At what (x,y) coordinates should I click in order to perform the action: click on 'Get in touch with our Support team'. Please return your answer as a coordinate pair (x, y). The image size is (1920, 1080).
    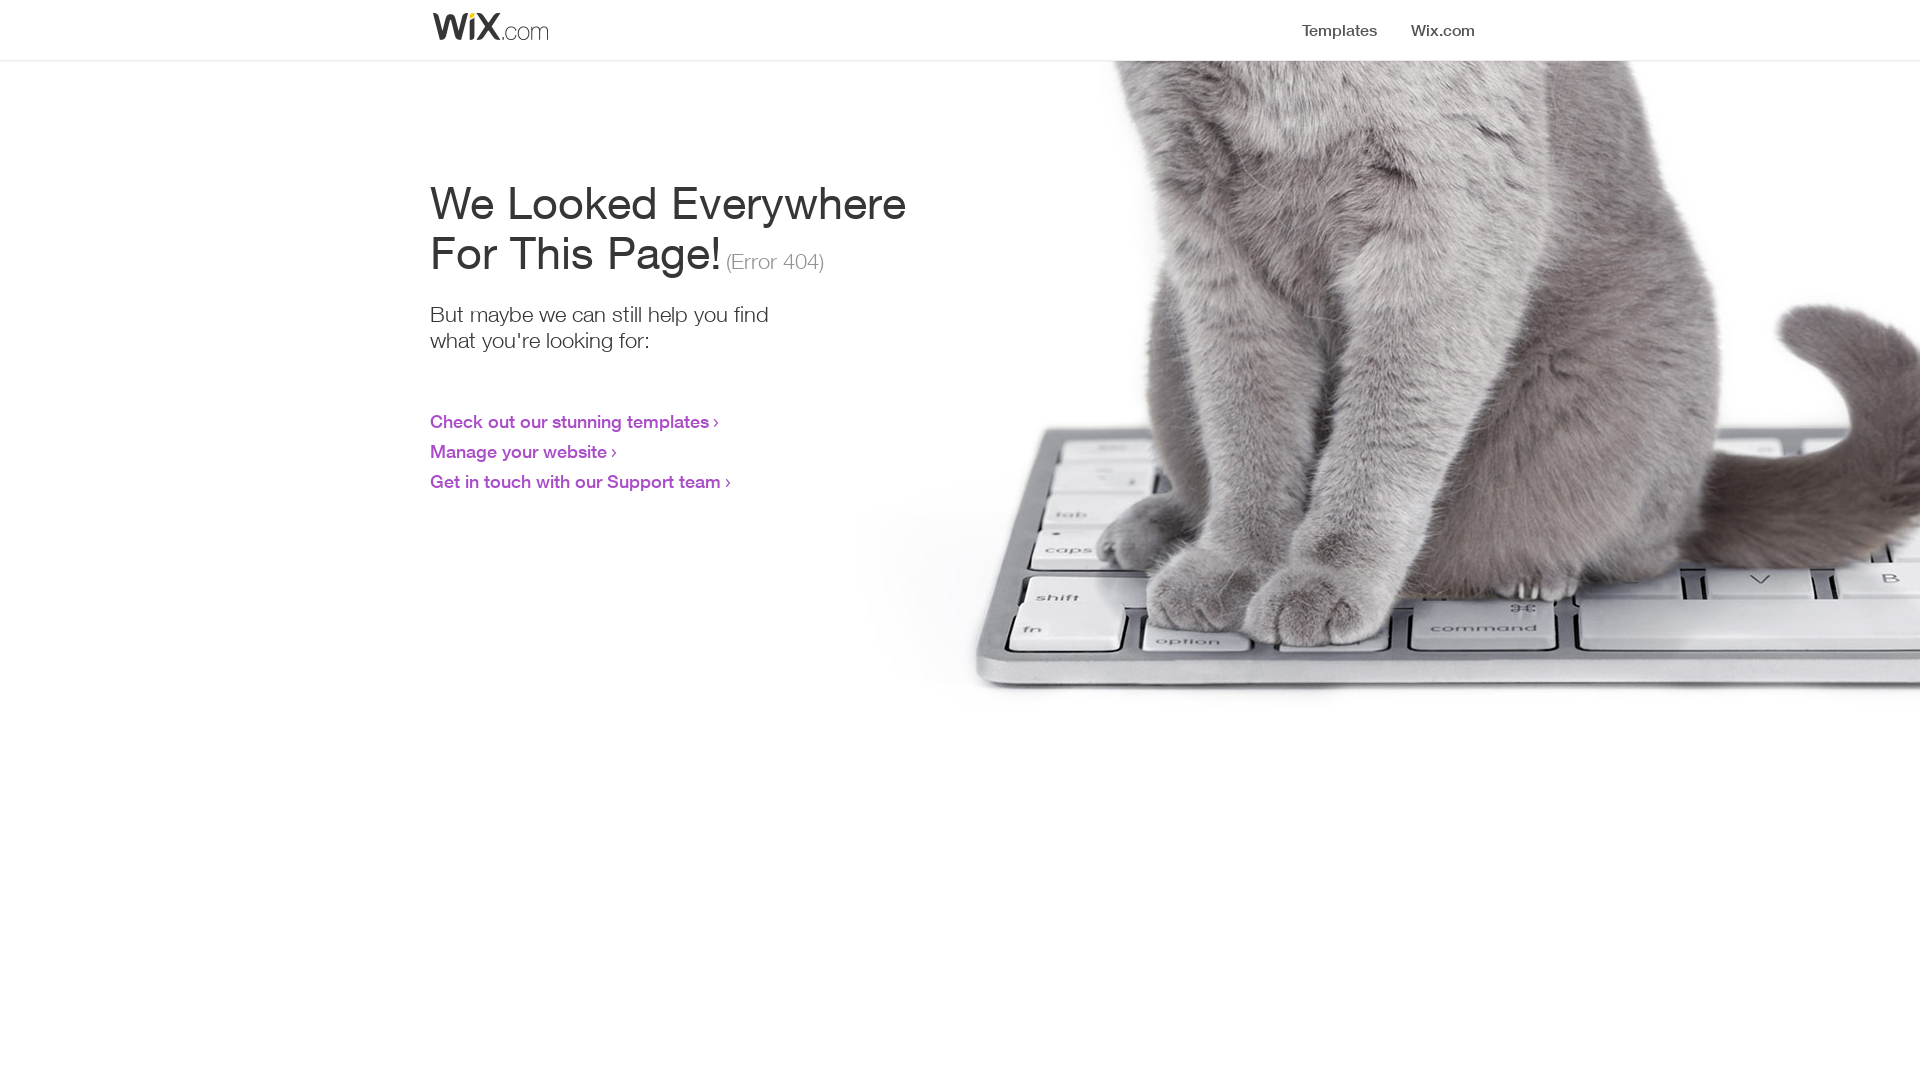
    Looking at the image, I should click on (574, 481).